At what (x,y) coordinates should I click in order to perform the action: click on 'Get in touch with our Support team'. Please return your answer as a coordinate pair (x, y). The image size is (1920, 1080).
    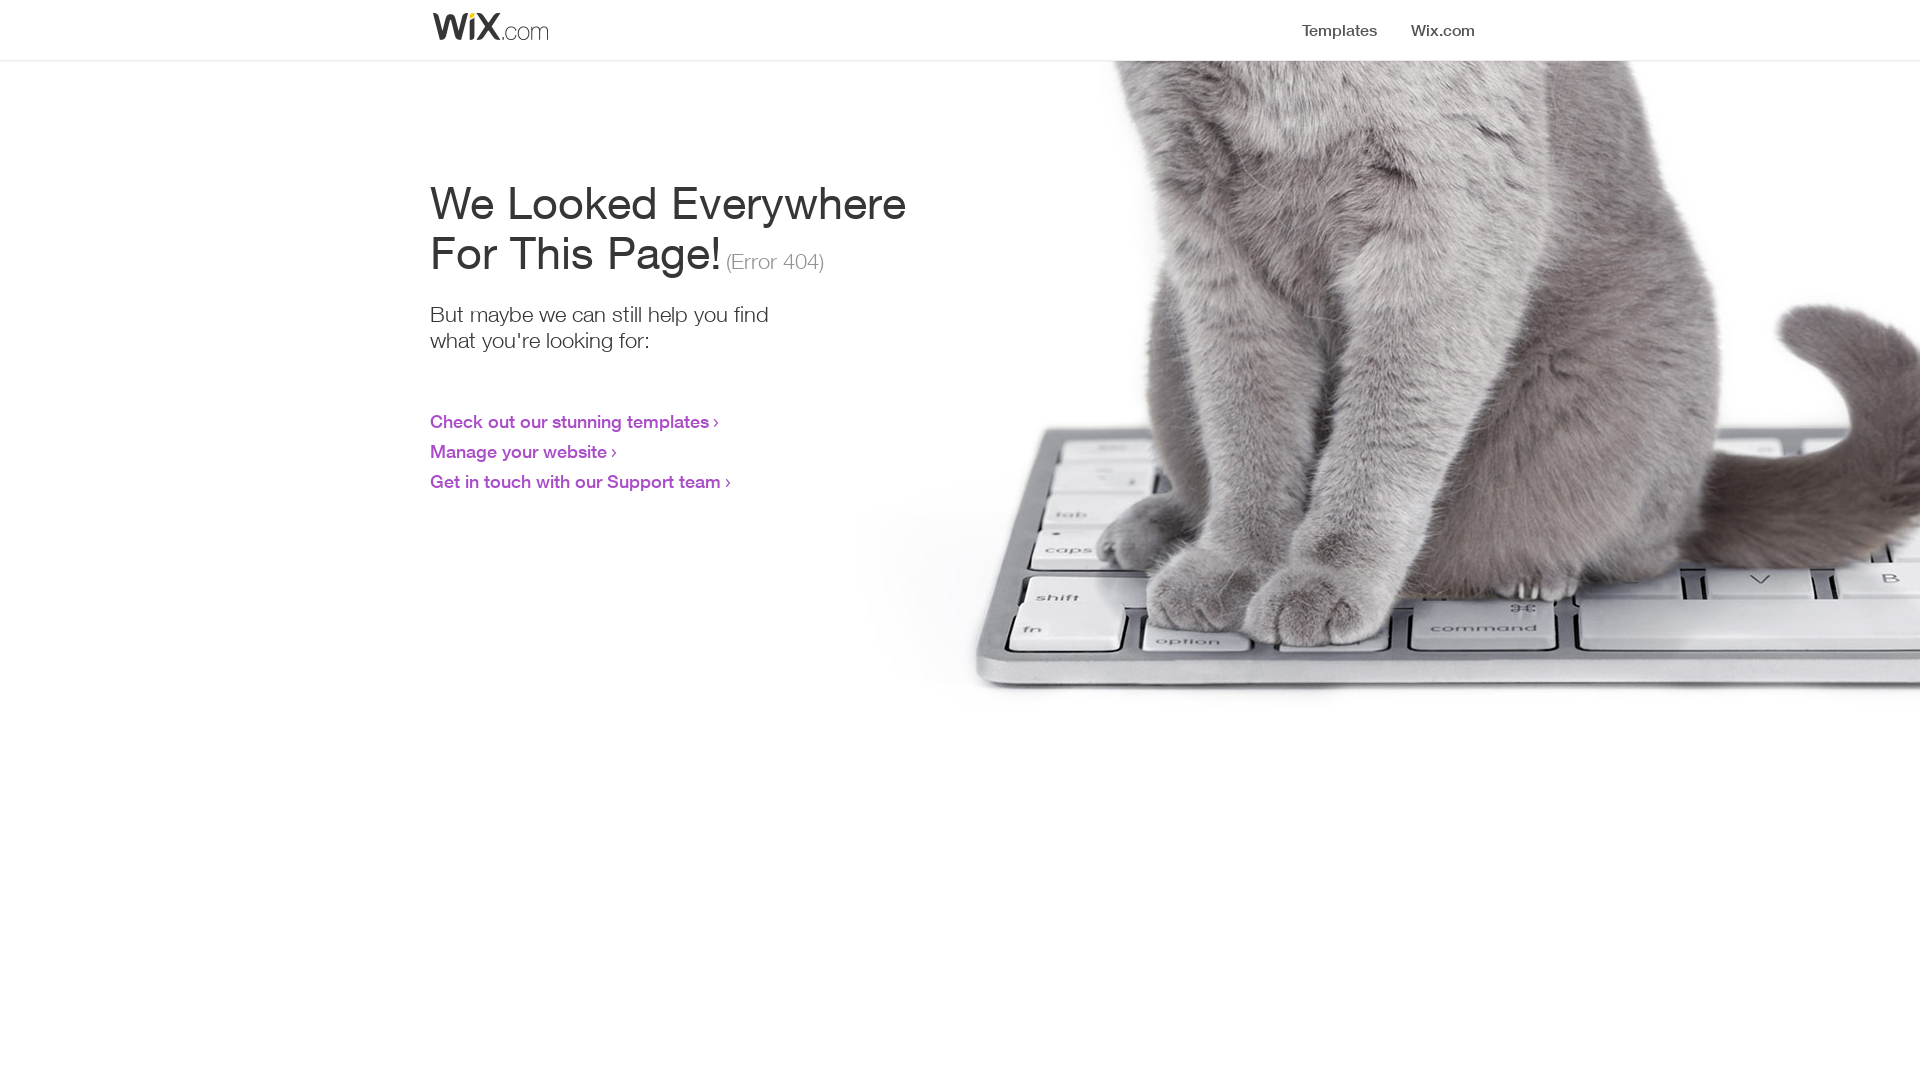
    Looking at the image, I should click on (574, 481).